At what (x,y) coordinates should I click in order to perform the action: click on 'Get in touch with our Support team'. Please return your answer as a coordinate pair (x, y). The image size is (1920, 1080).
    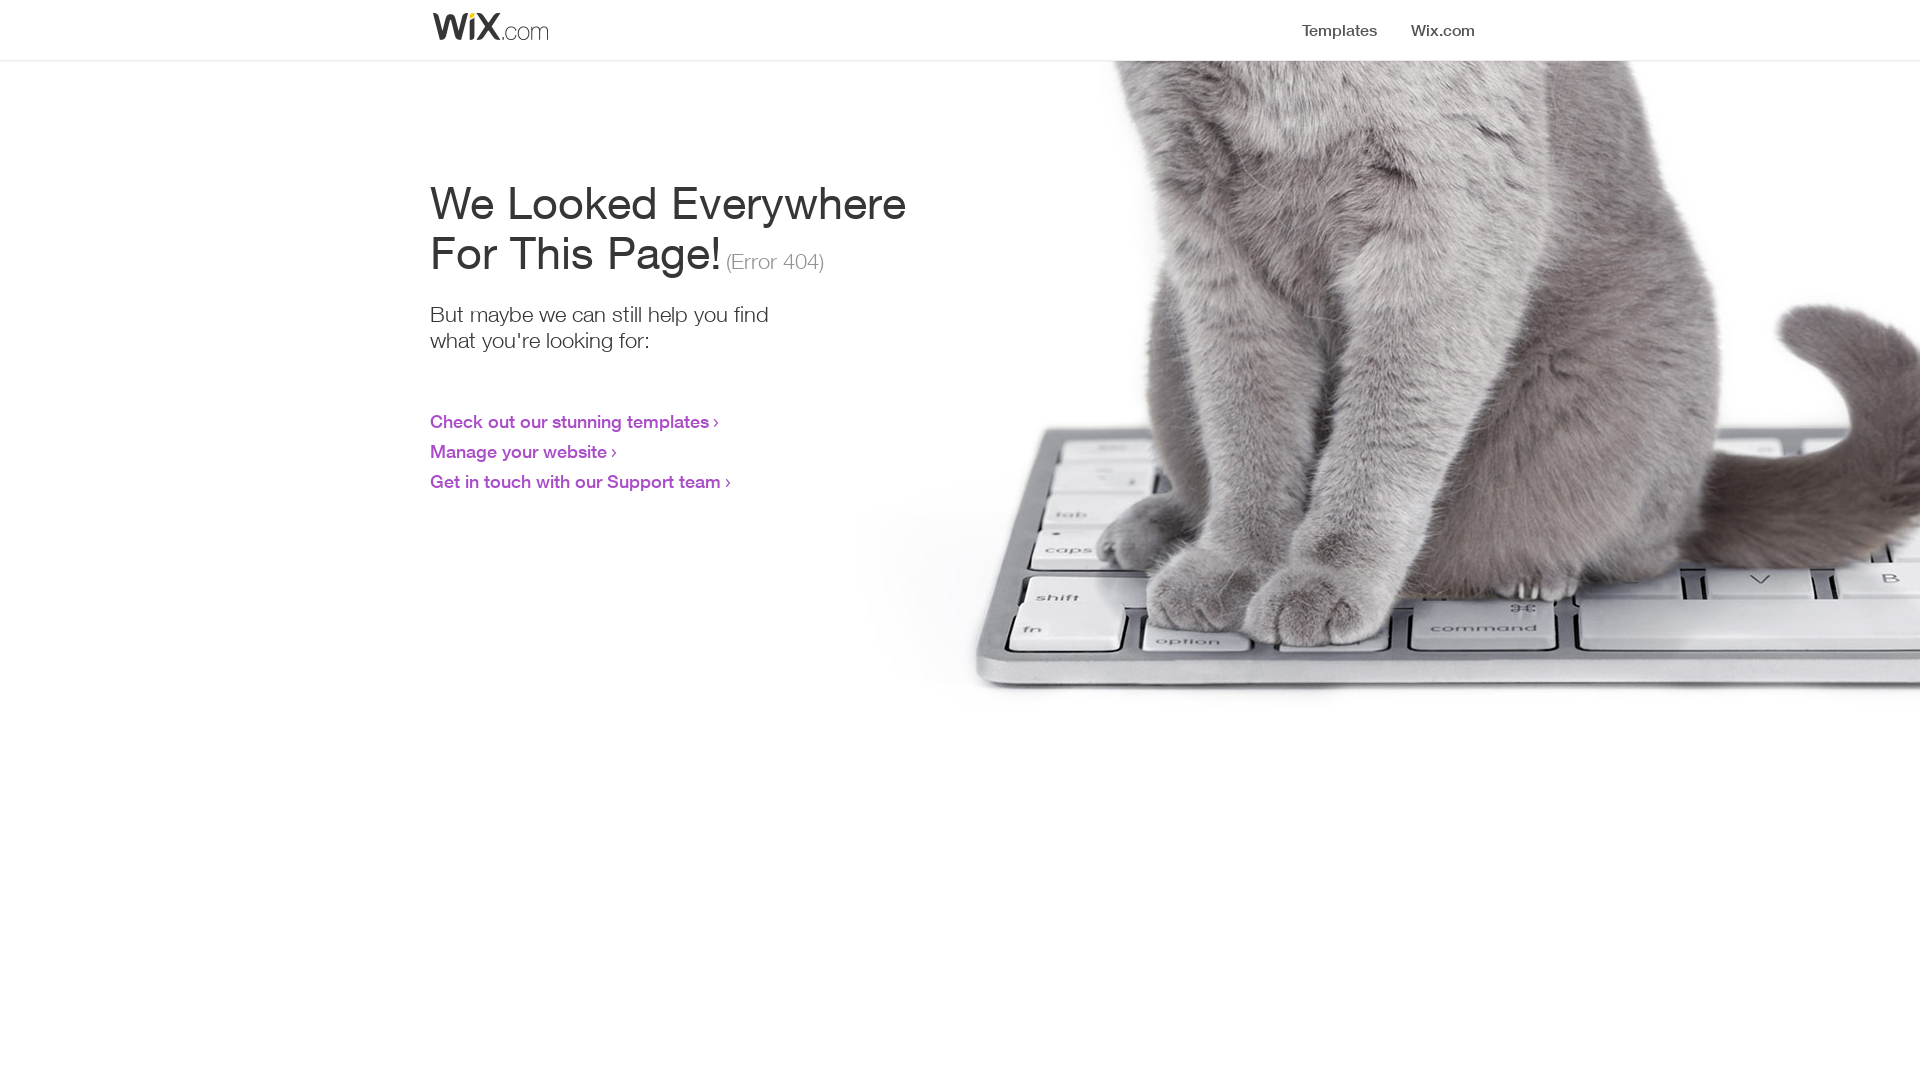
    Looking at the image, I should click on (574, 481).